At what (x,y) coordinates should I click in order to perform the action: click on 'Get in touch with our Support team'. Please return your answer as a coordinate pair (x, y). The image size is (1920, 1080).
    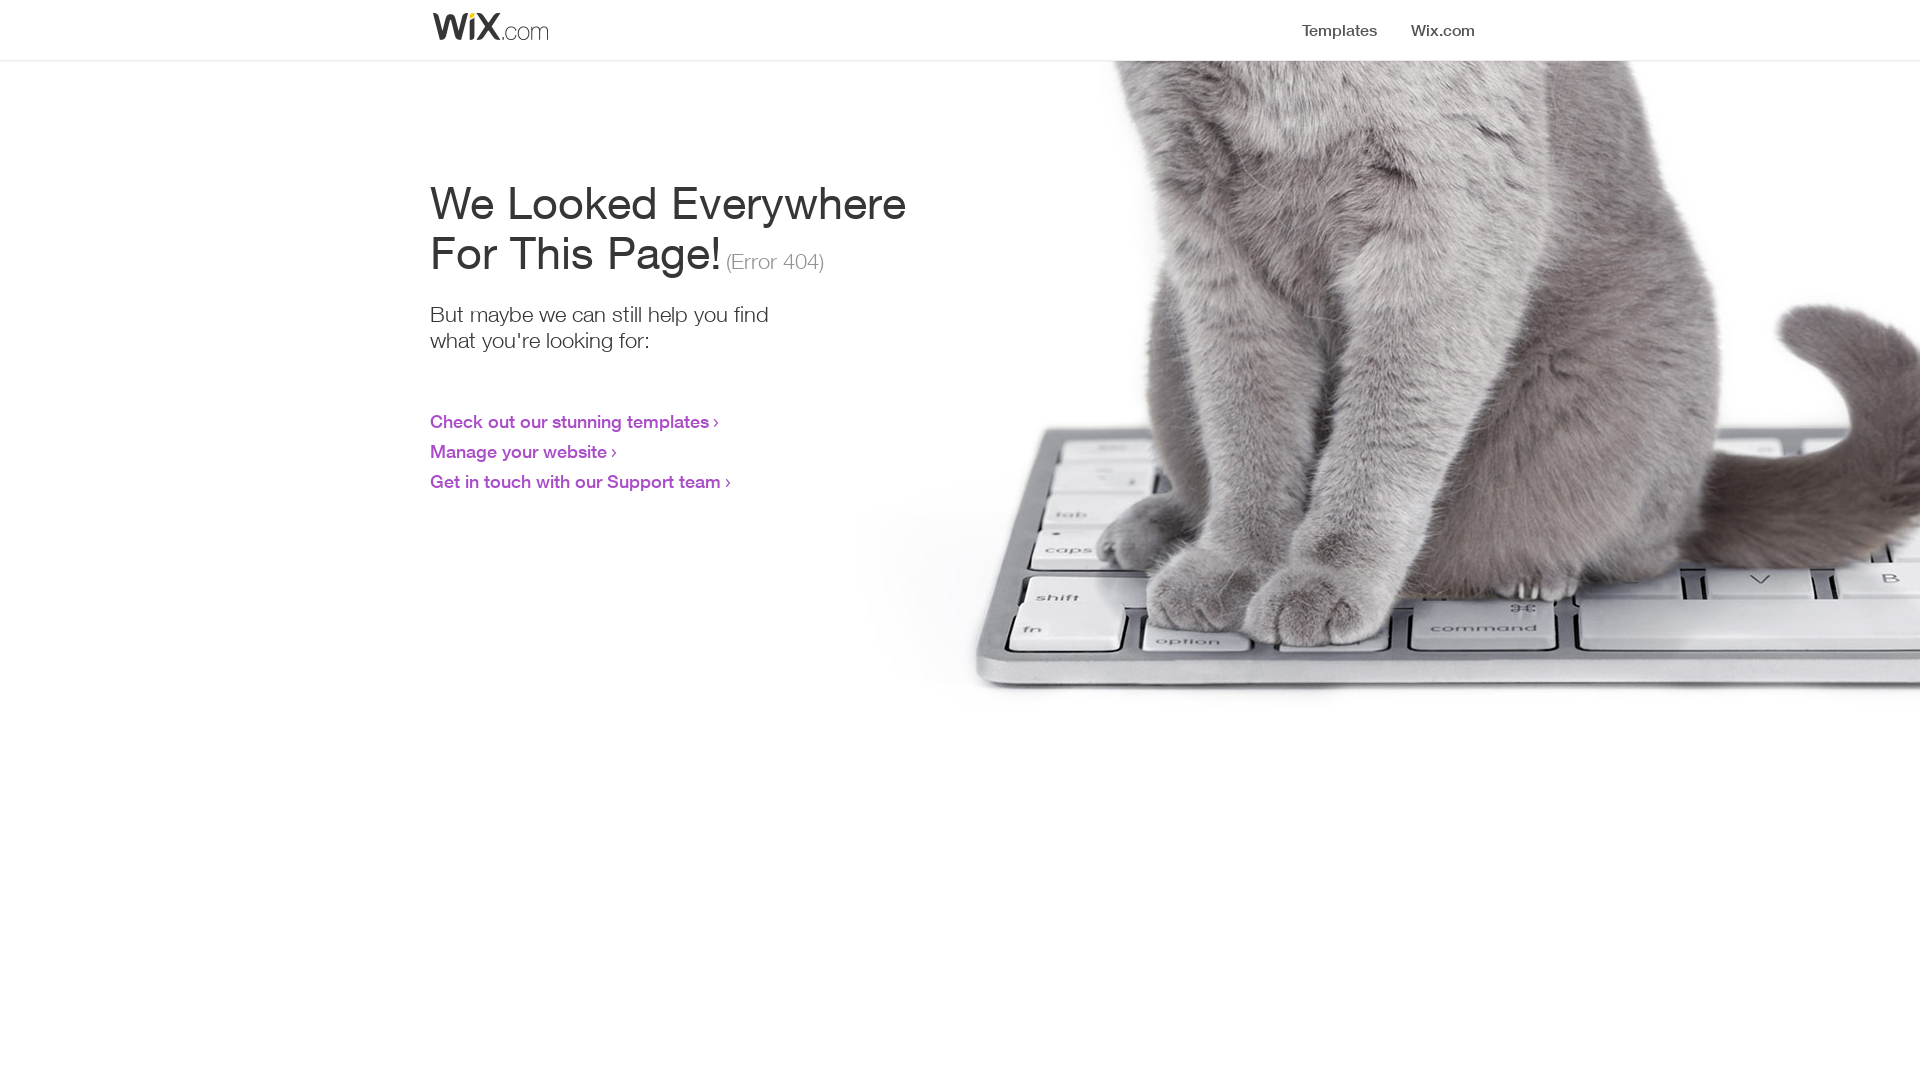
    Looking at the image, I should click on (574, 481).